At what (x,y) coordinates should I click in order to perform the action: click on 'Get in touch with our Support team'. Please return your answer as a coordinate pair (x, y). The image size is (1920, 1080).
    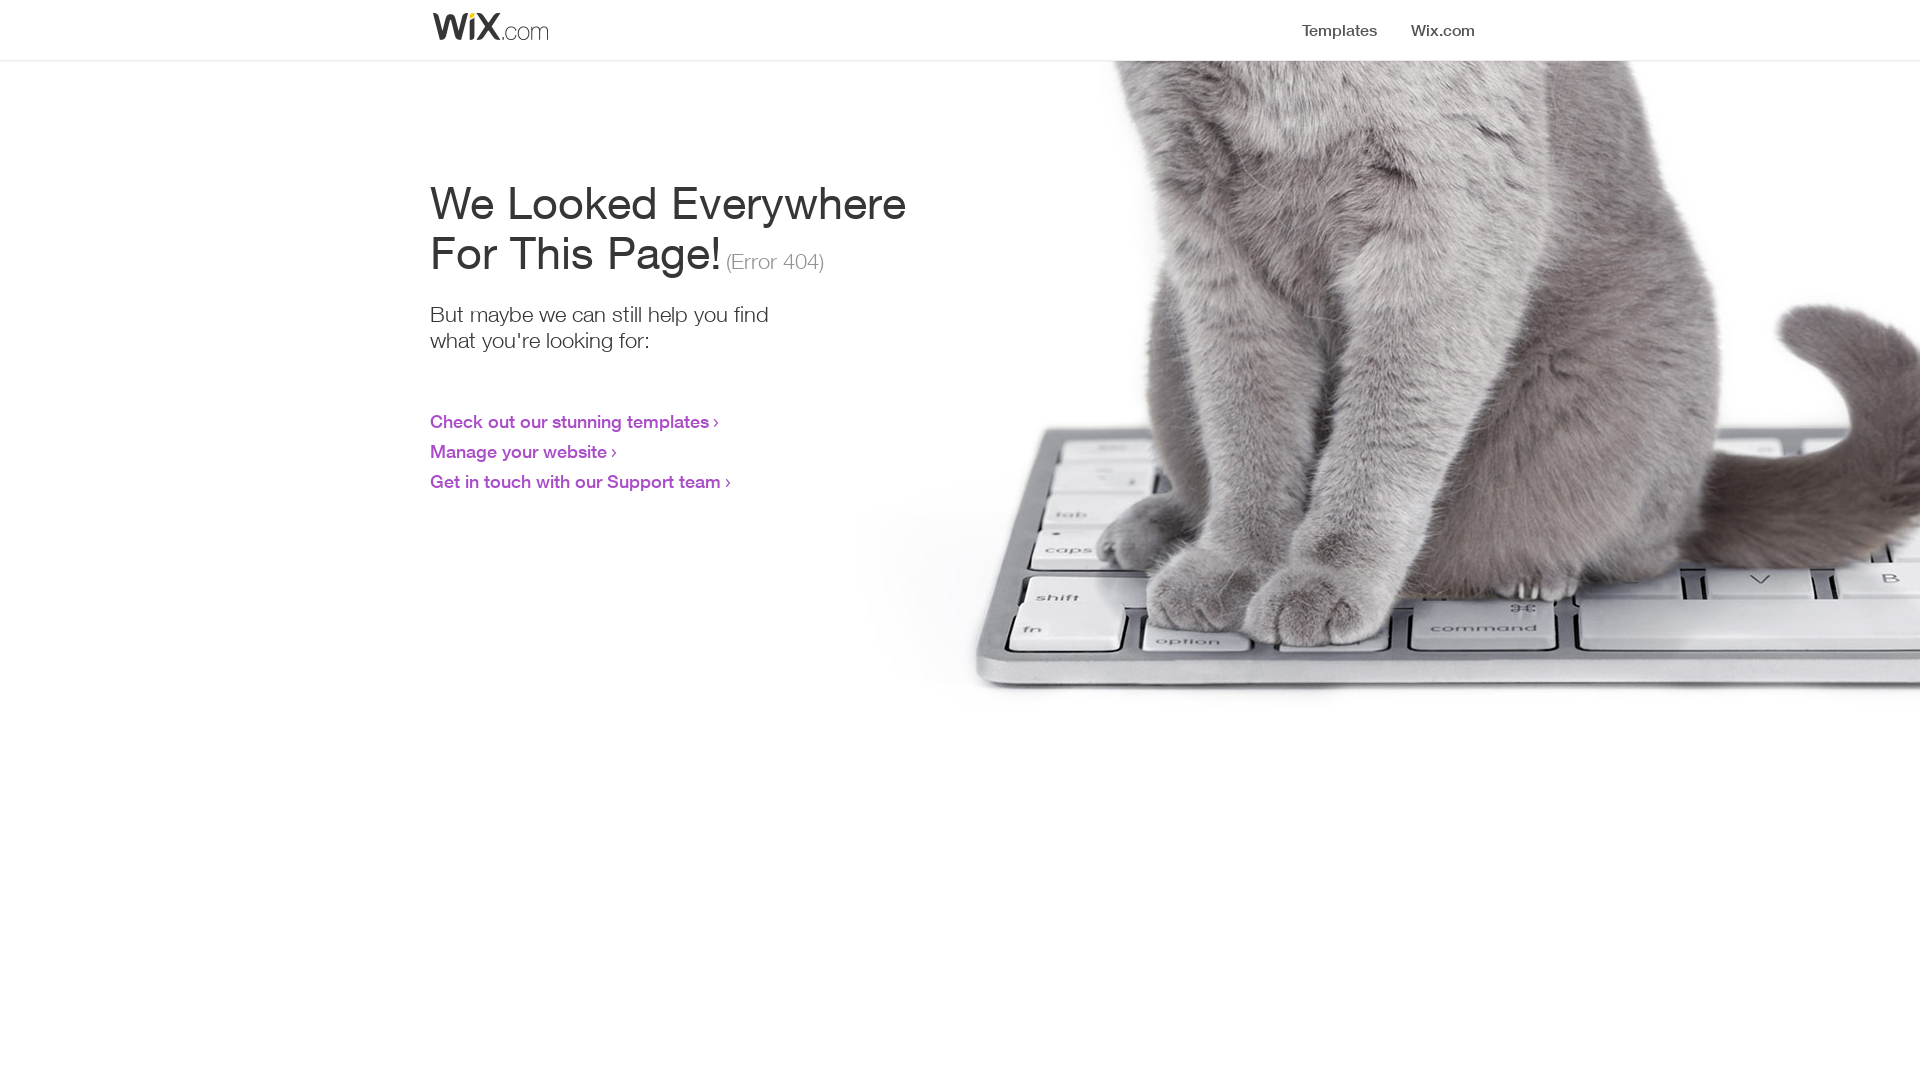
    Looking at the image, I should click on (574, 481).